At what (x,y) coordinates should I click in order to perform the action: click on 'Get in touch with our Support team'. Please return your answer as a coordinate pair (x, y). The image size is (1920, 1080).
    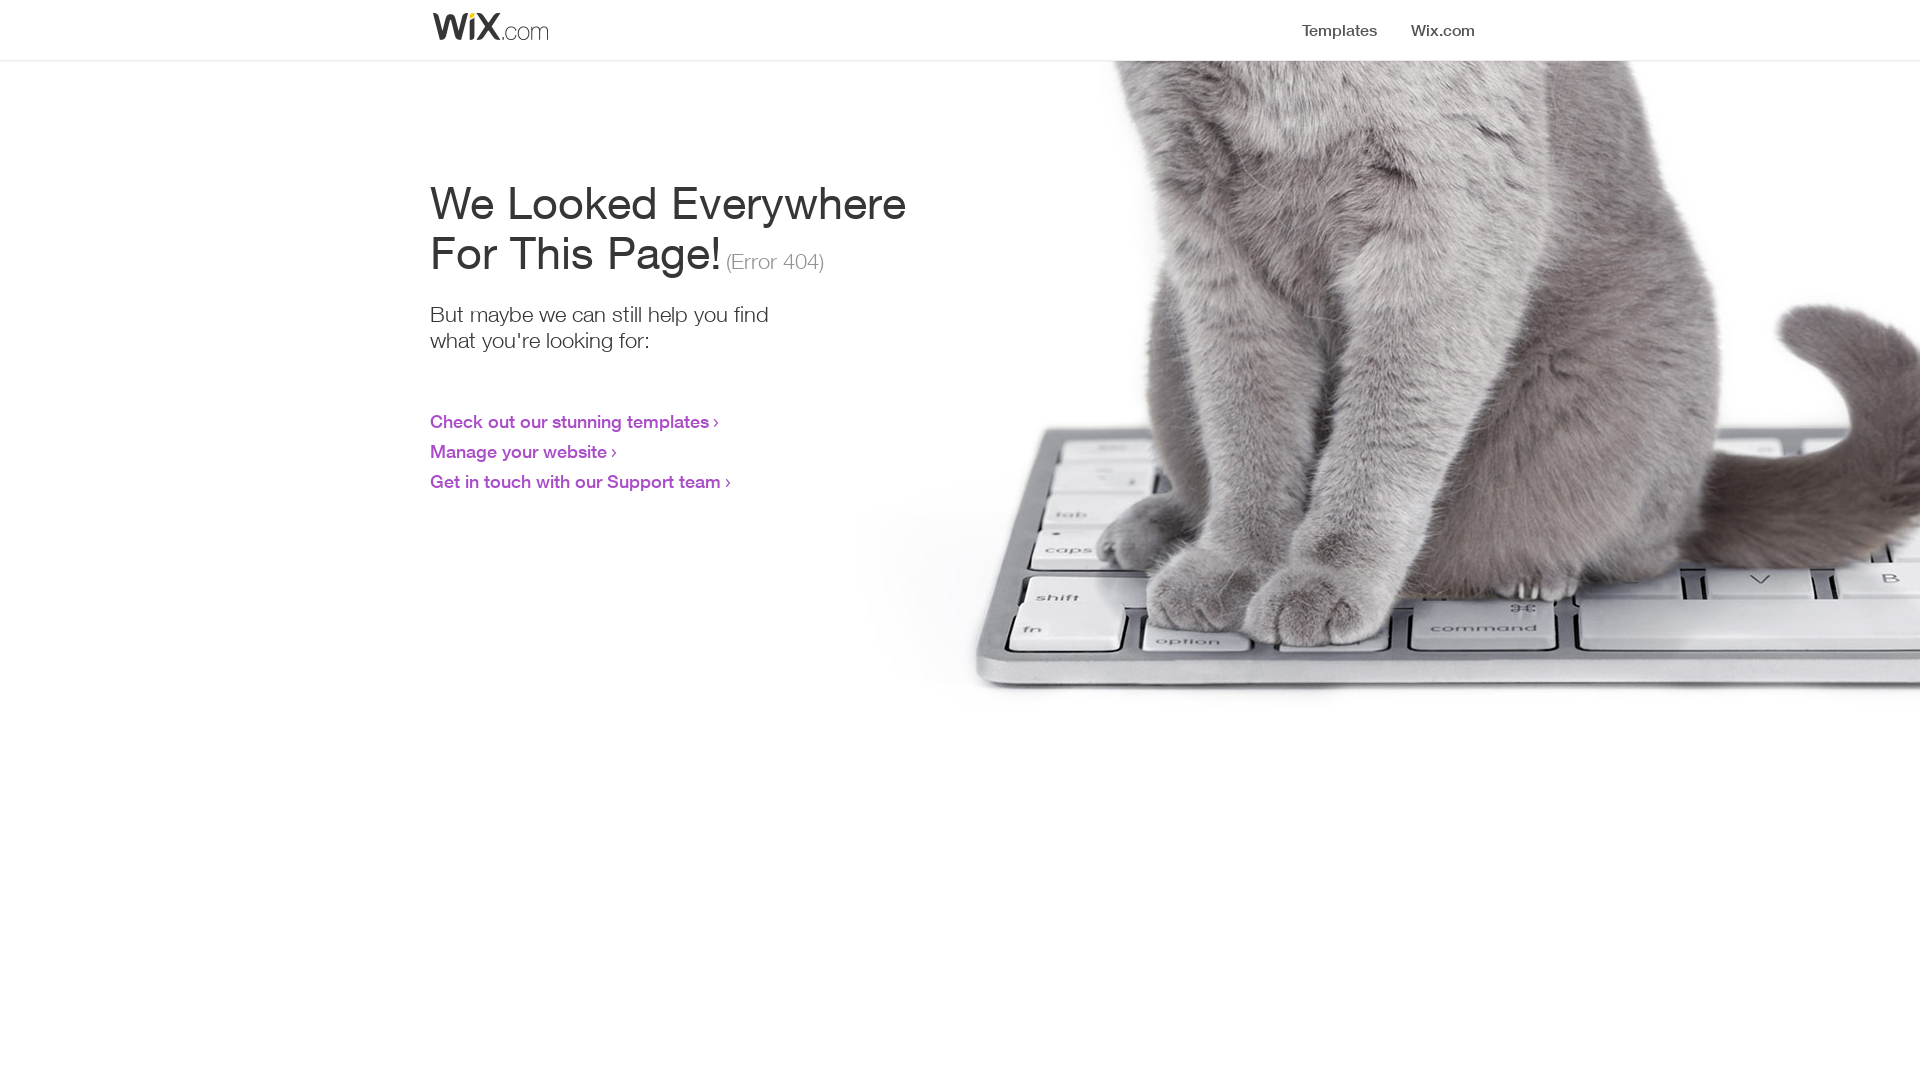
    Looking at the image, I should click on (574, 481).